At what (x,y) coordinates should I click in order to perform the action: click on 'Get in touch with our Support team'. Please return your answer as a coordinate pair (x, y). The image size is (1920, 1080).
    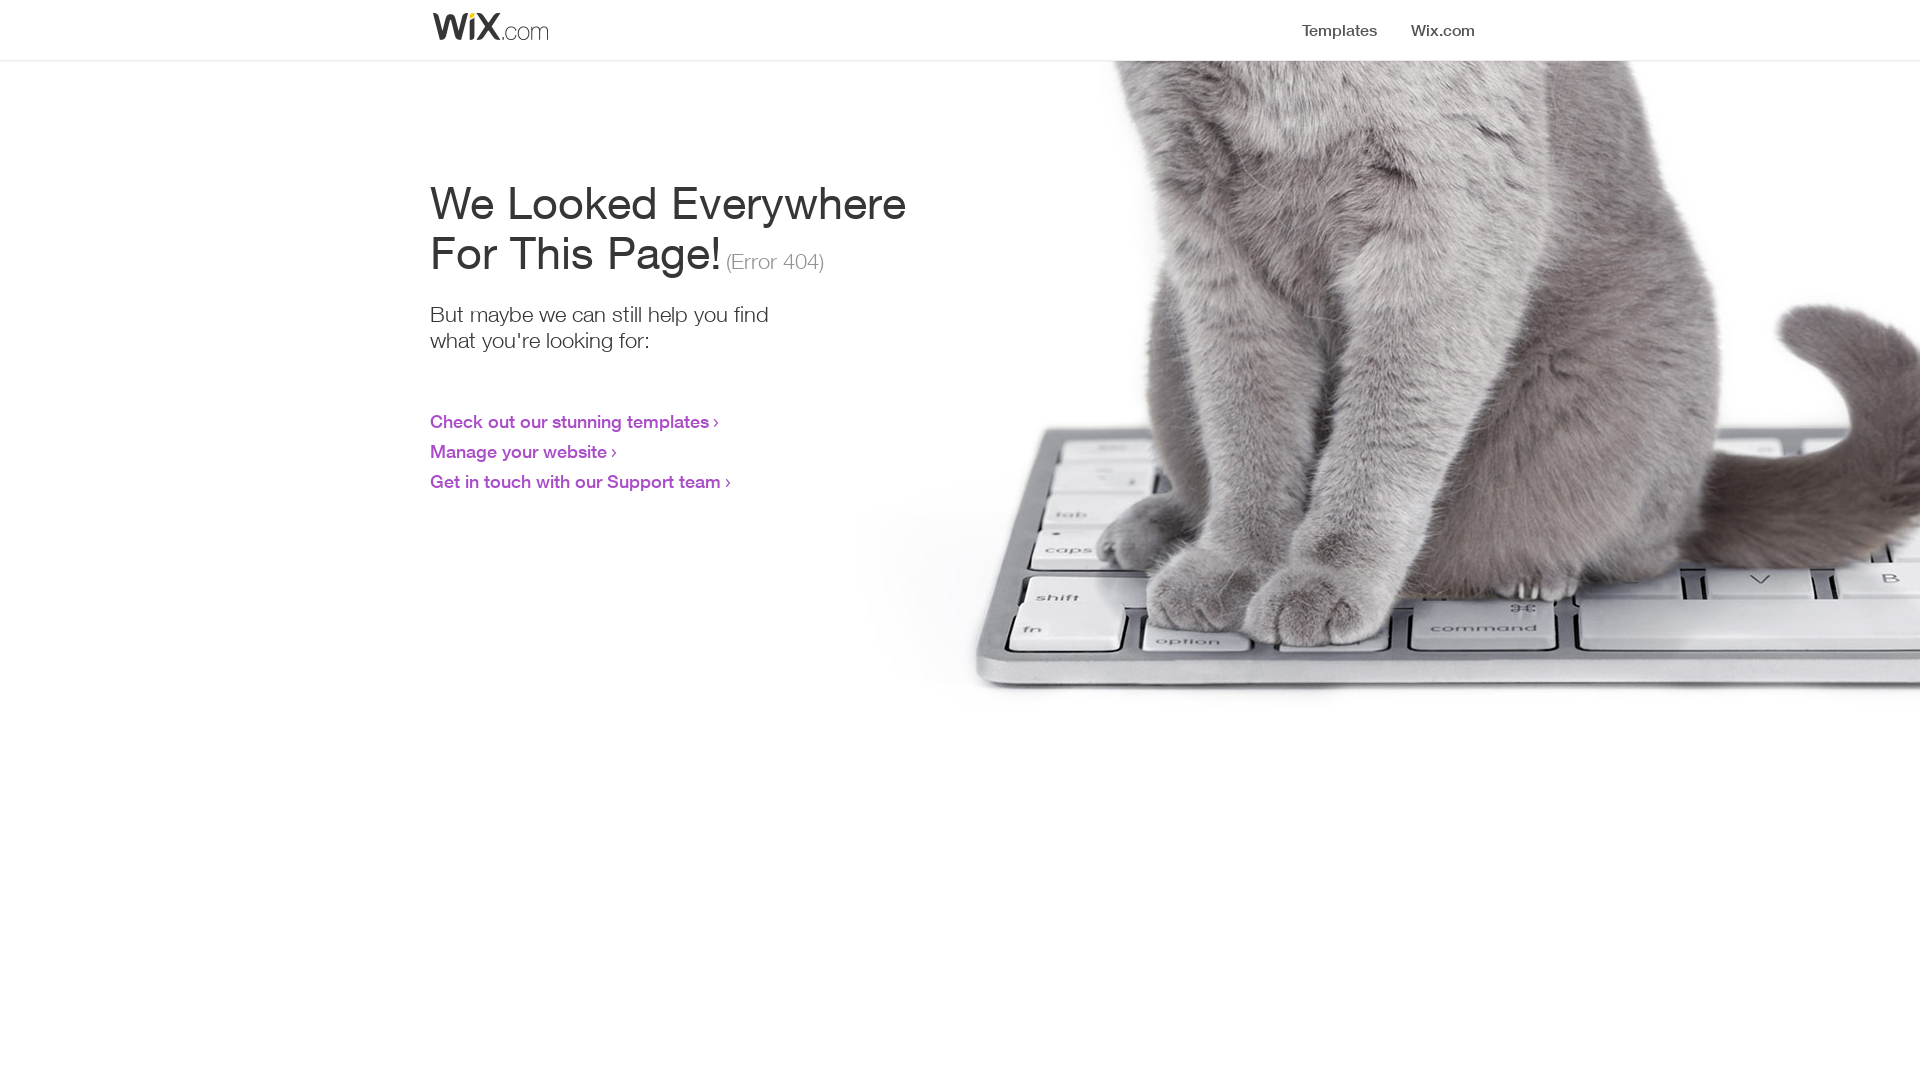
    Looking at the image, I should click on (574, 481).